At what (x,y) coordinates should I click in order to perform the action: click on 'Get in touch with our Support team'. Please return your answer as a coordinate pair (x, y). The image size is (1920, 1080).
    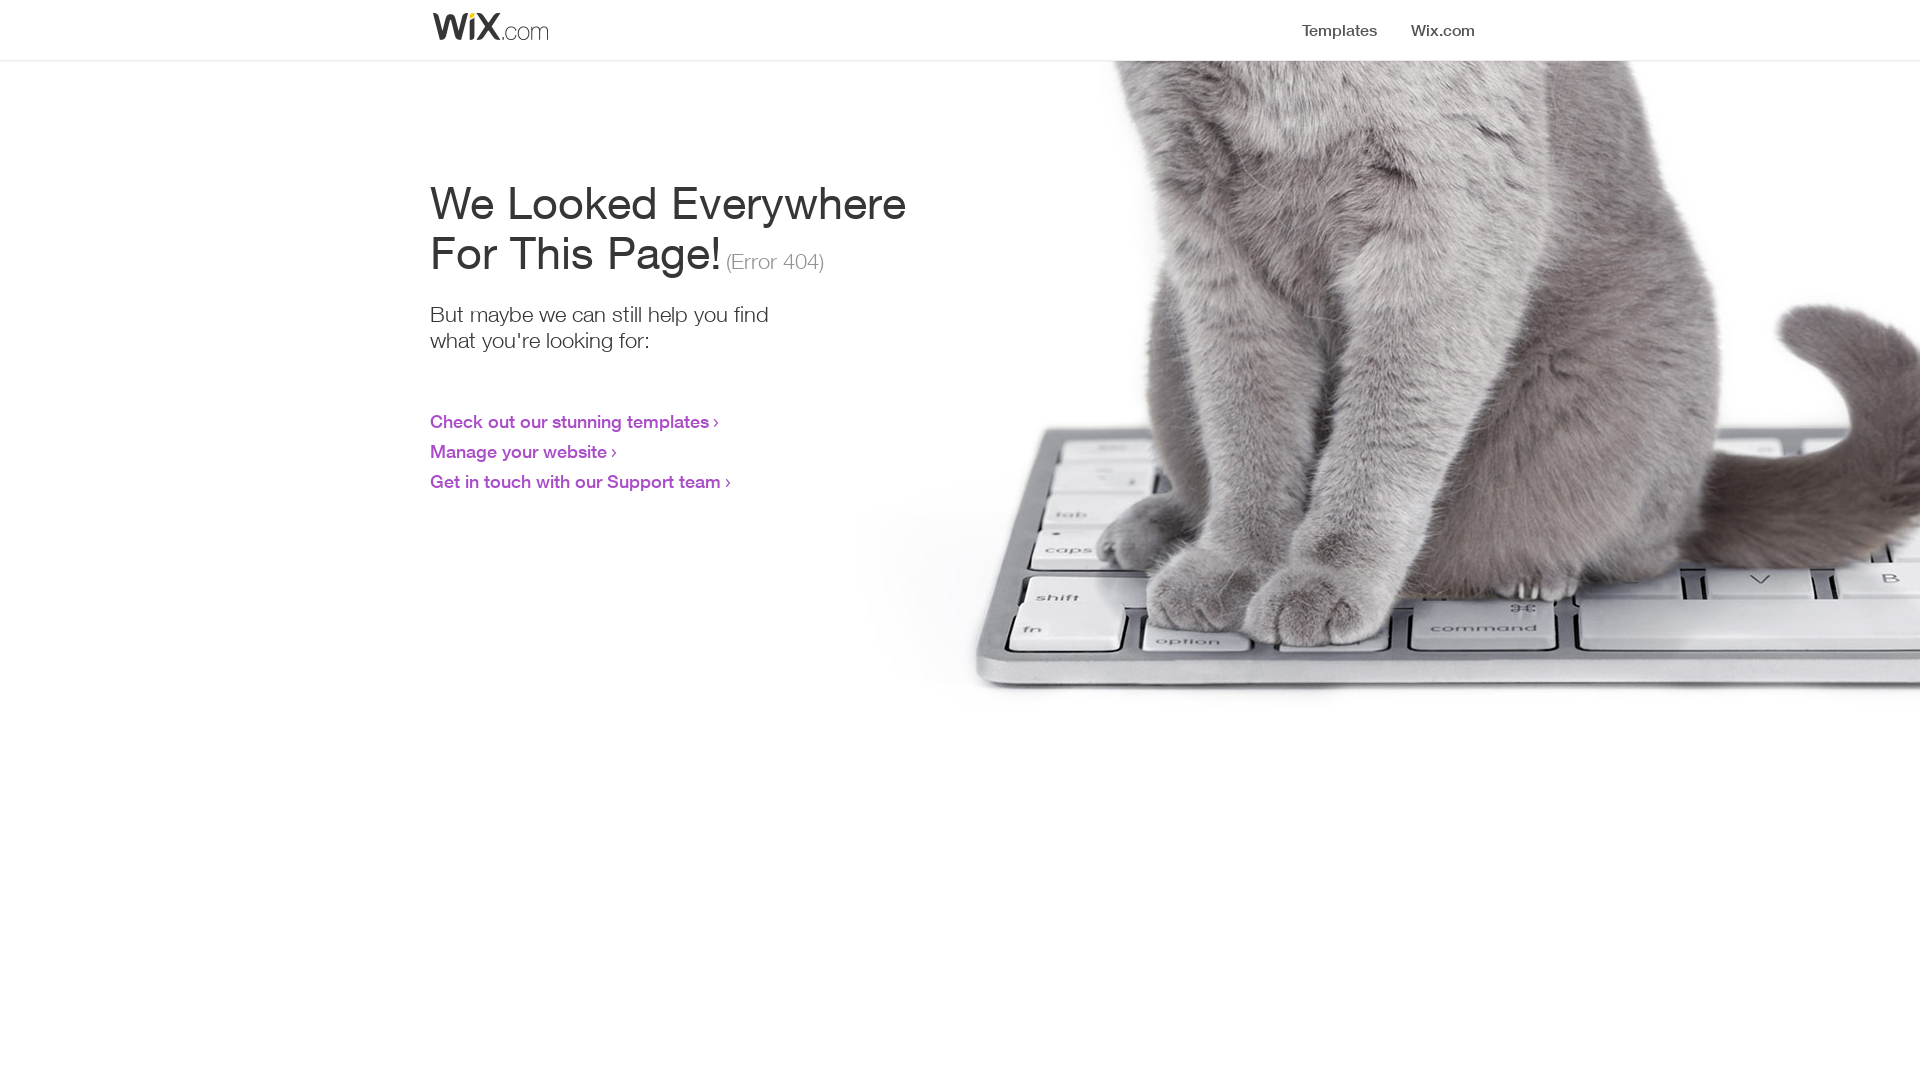
    Looking at the image, I should click on (574, 481).